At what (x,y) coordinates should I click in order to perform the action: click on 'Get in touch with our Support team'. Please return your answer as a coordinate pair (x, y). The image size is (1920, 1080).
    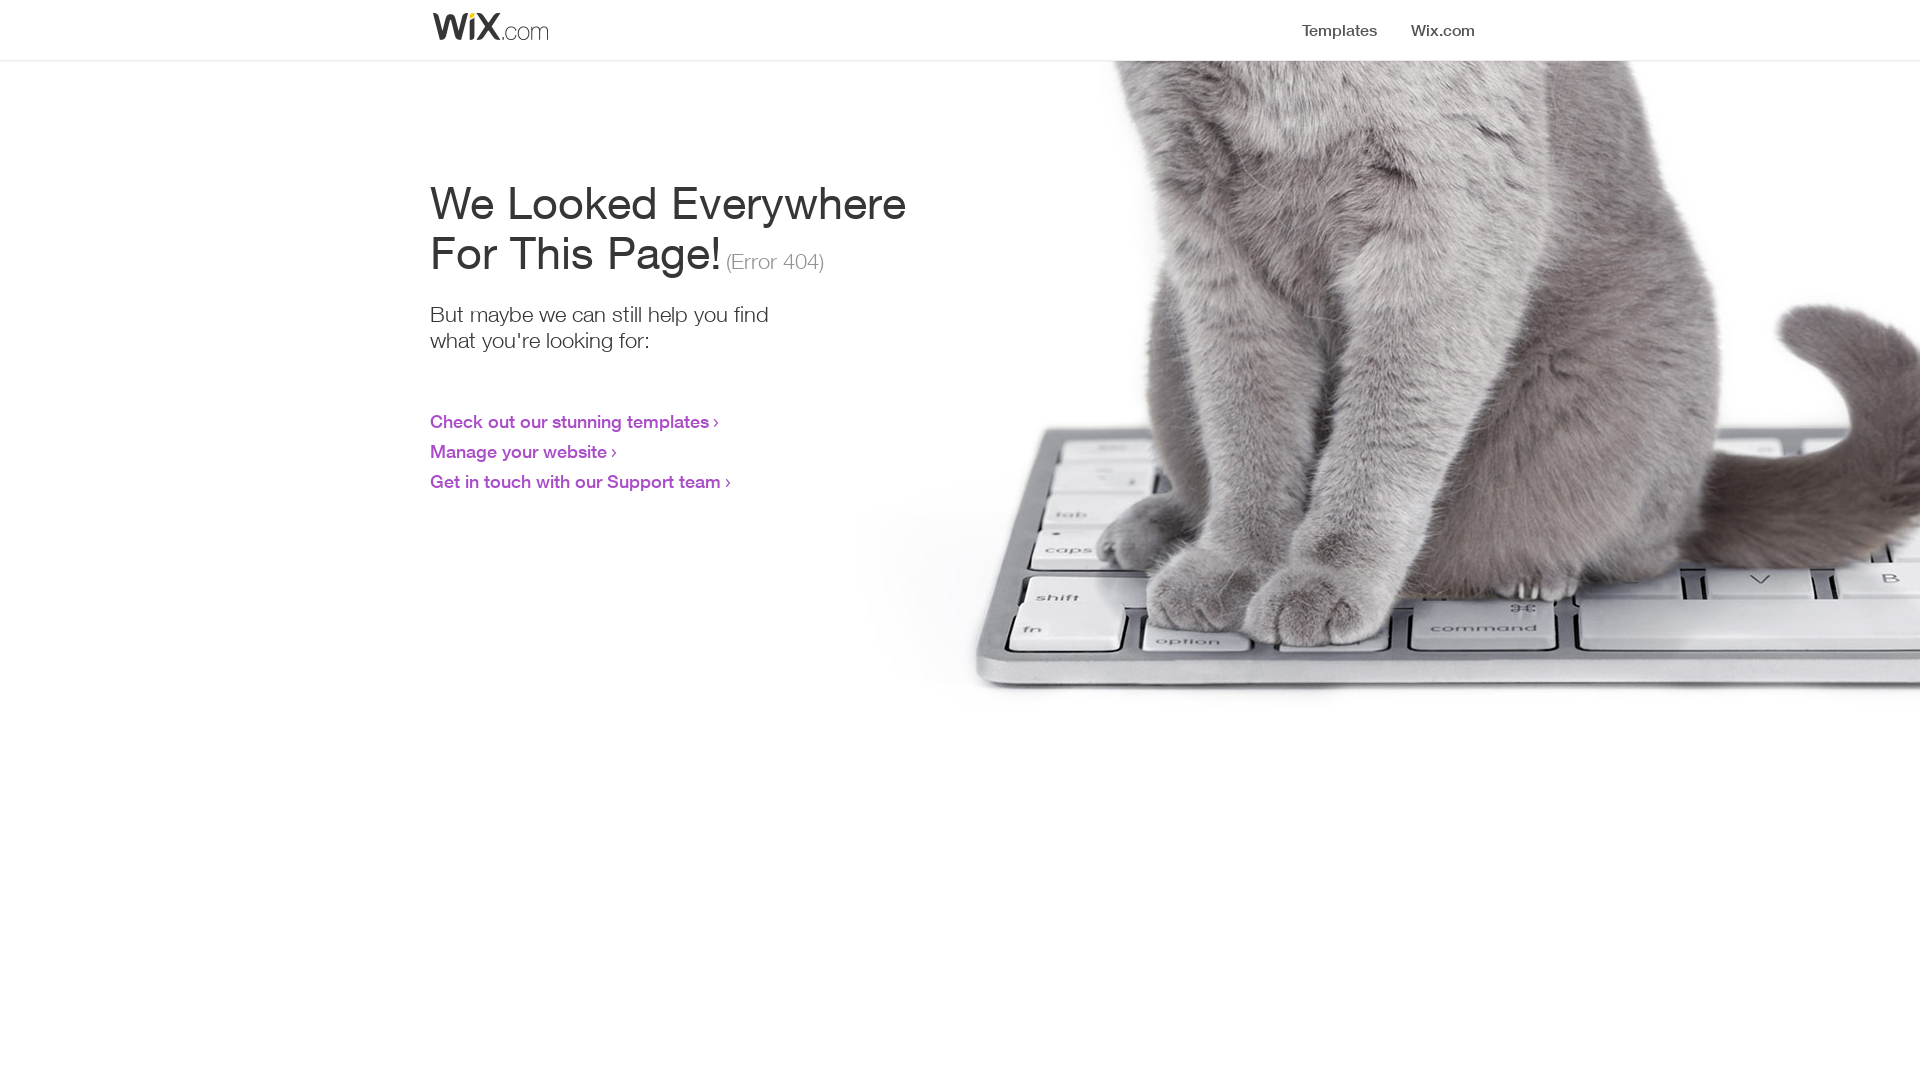
    Looking at the image, I should click on (574, 481).